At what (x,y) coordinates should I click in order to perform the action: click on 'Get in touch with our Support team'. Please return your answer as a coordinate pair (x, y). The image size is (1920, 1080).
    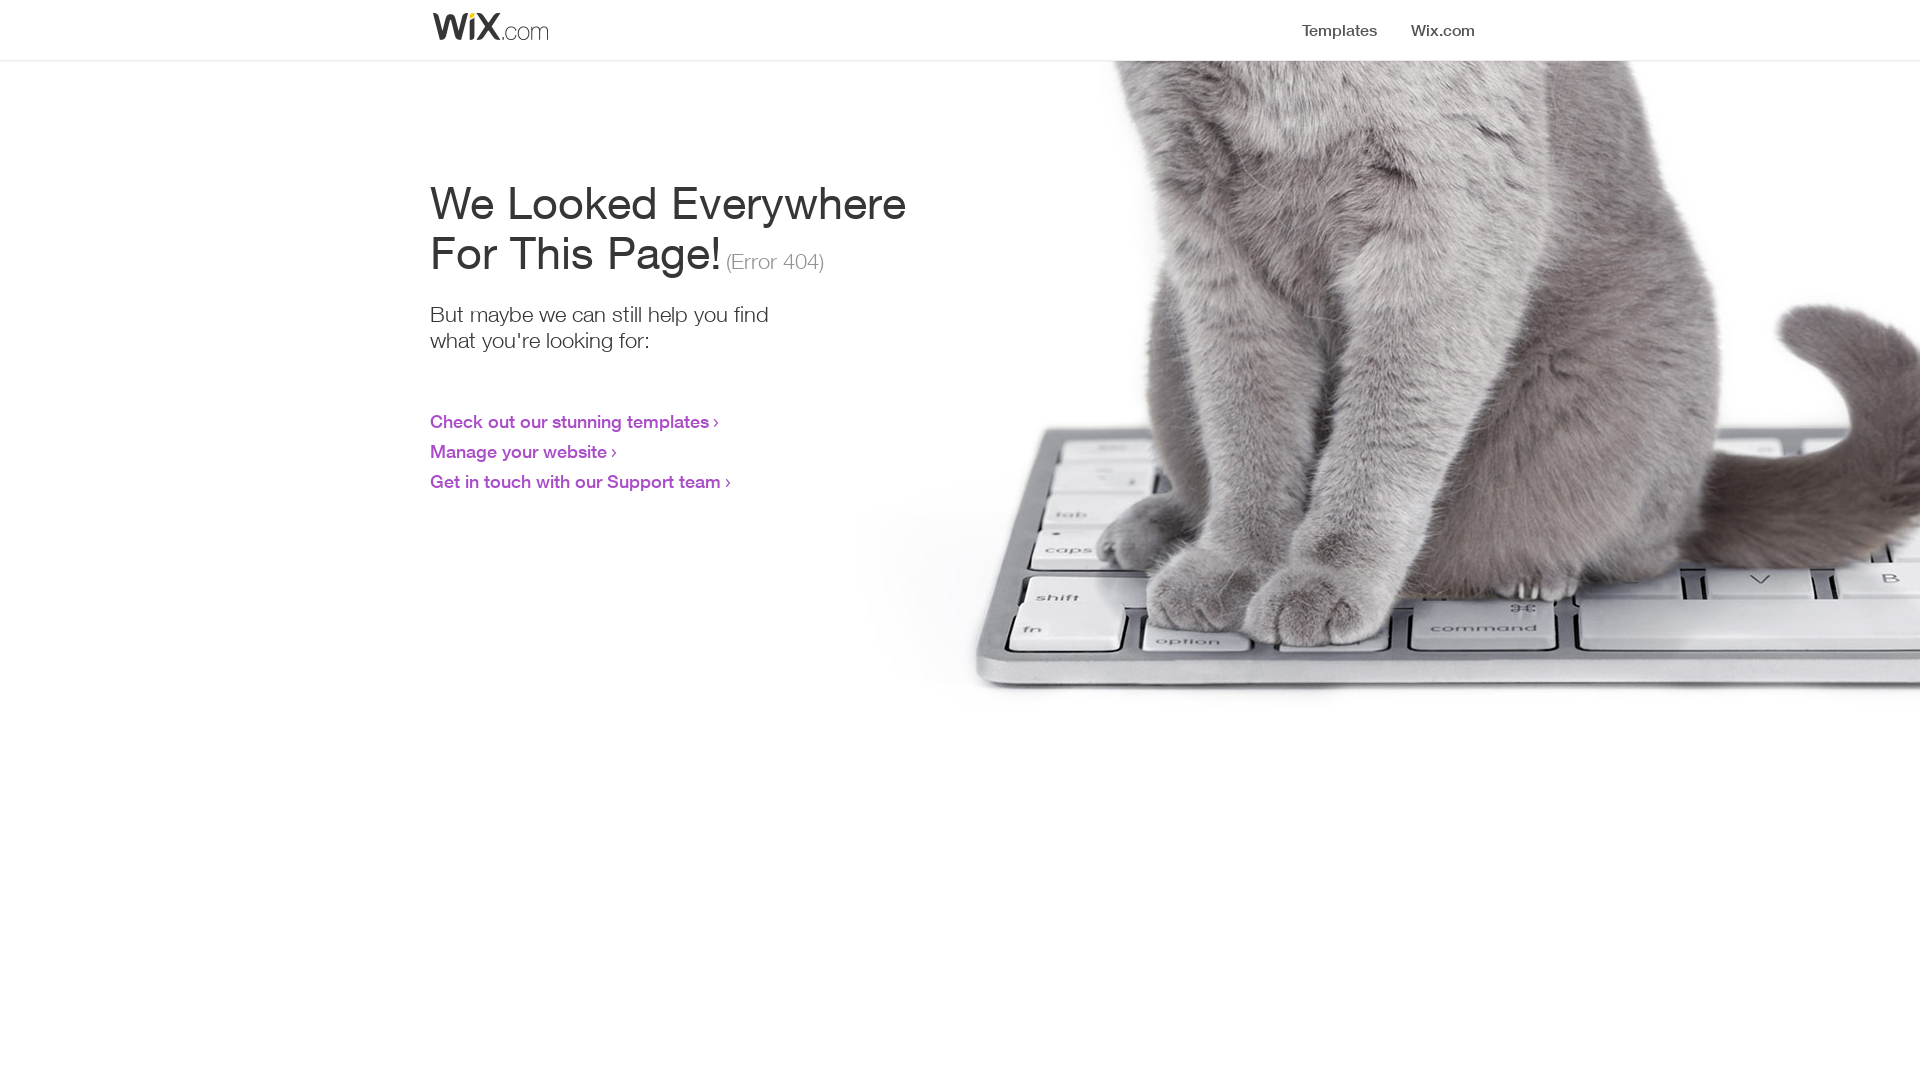
    Looking at the image, I should click on (574, 481).